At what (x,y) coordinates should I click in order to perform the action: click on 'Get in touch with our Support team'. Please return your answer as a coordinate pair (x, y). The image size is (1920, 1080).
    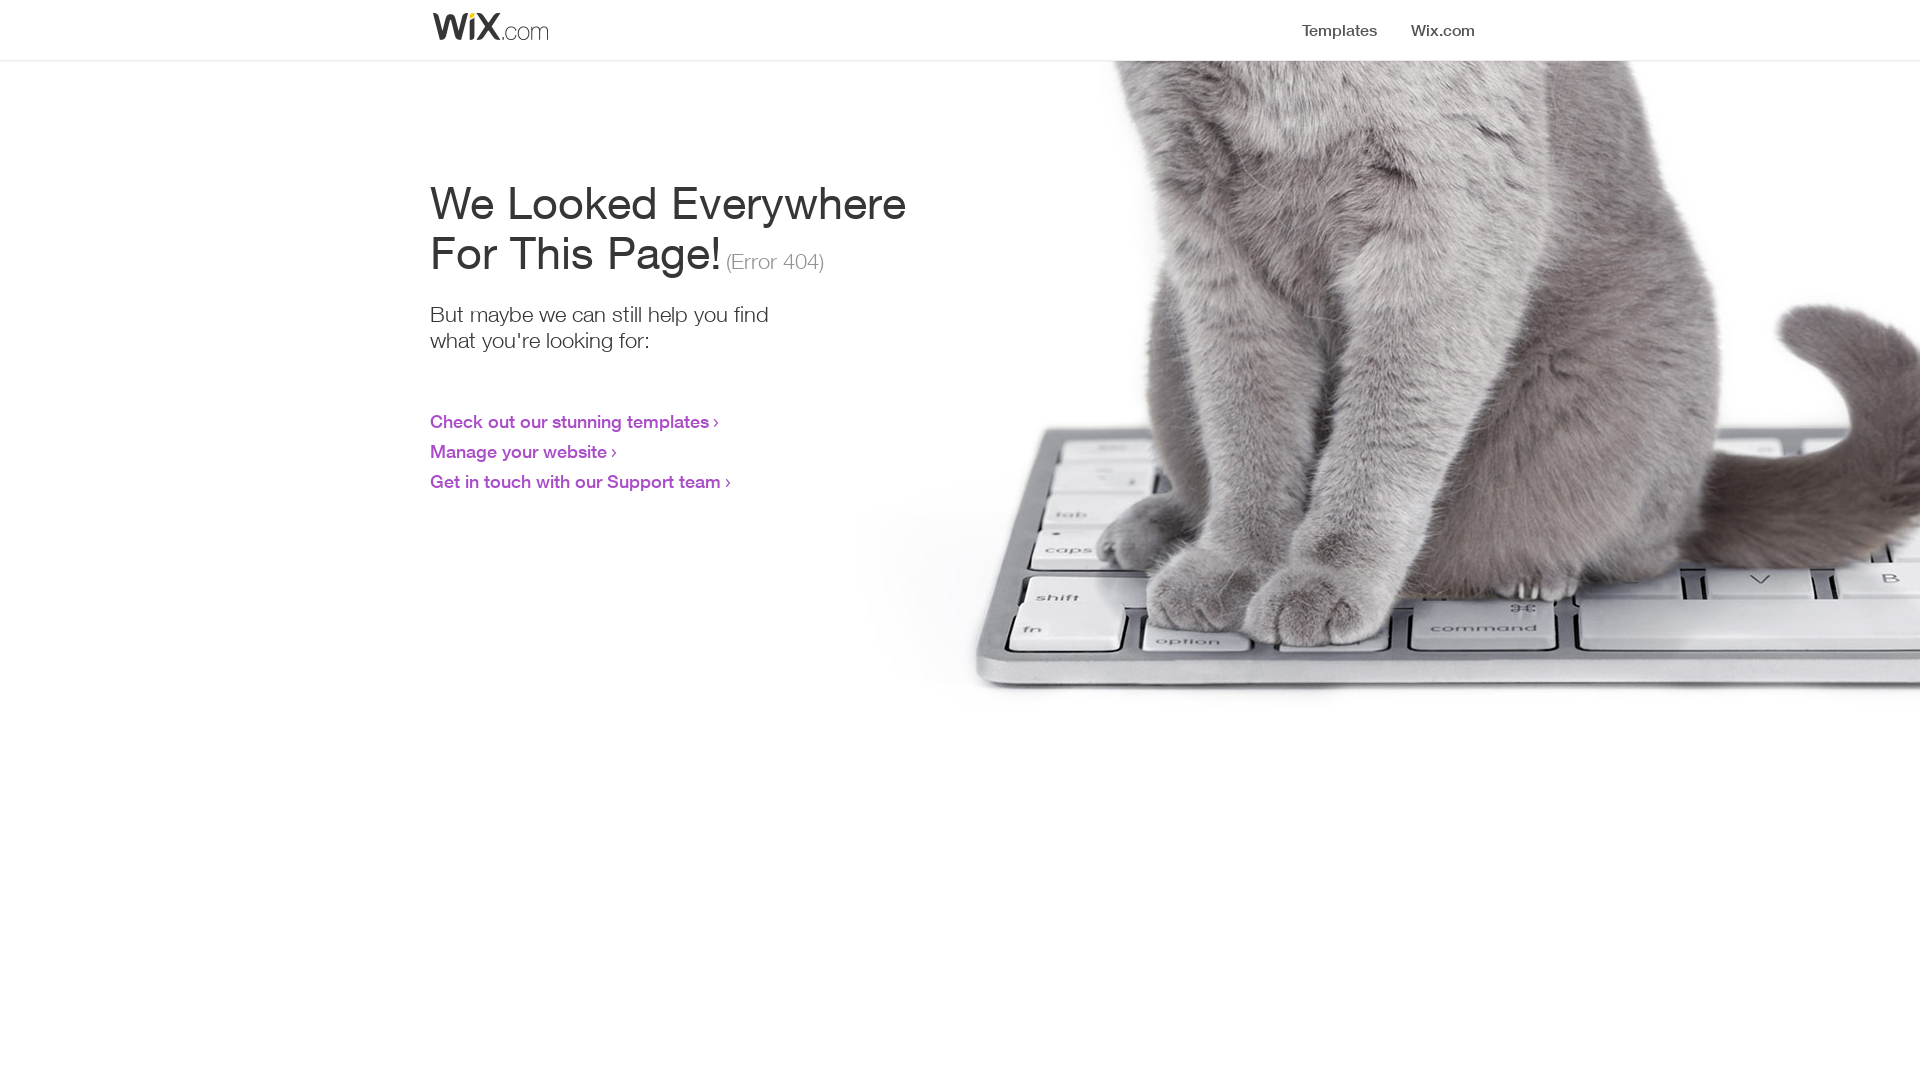
    Looking at the image, I should click on (574, 481).